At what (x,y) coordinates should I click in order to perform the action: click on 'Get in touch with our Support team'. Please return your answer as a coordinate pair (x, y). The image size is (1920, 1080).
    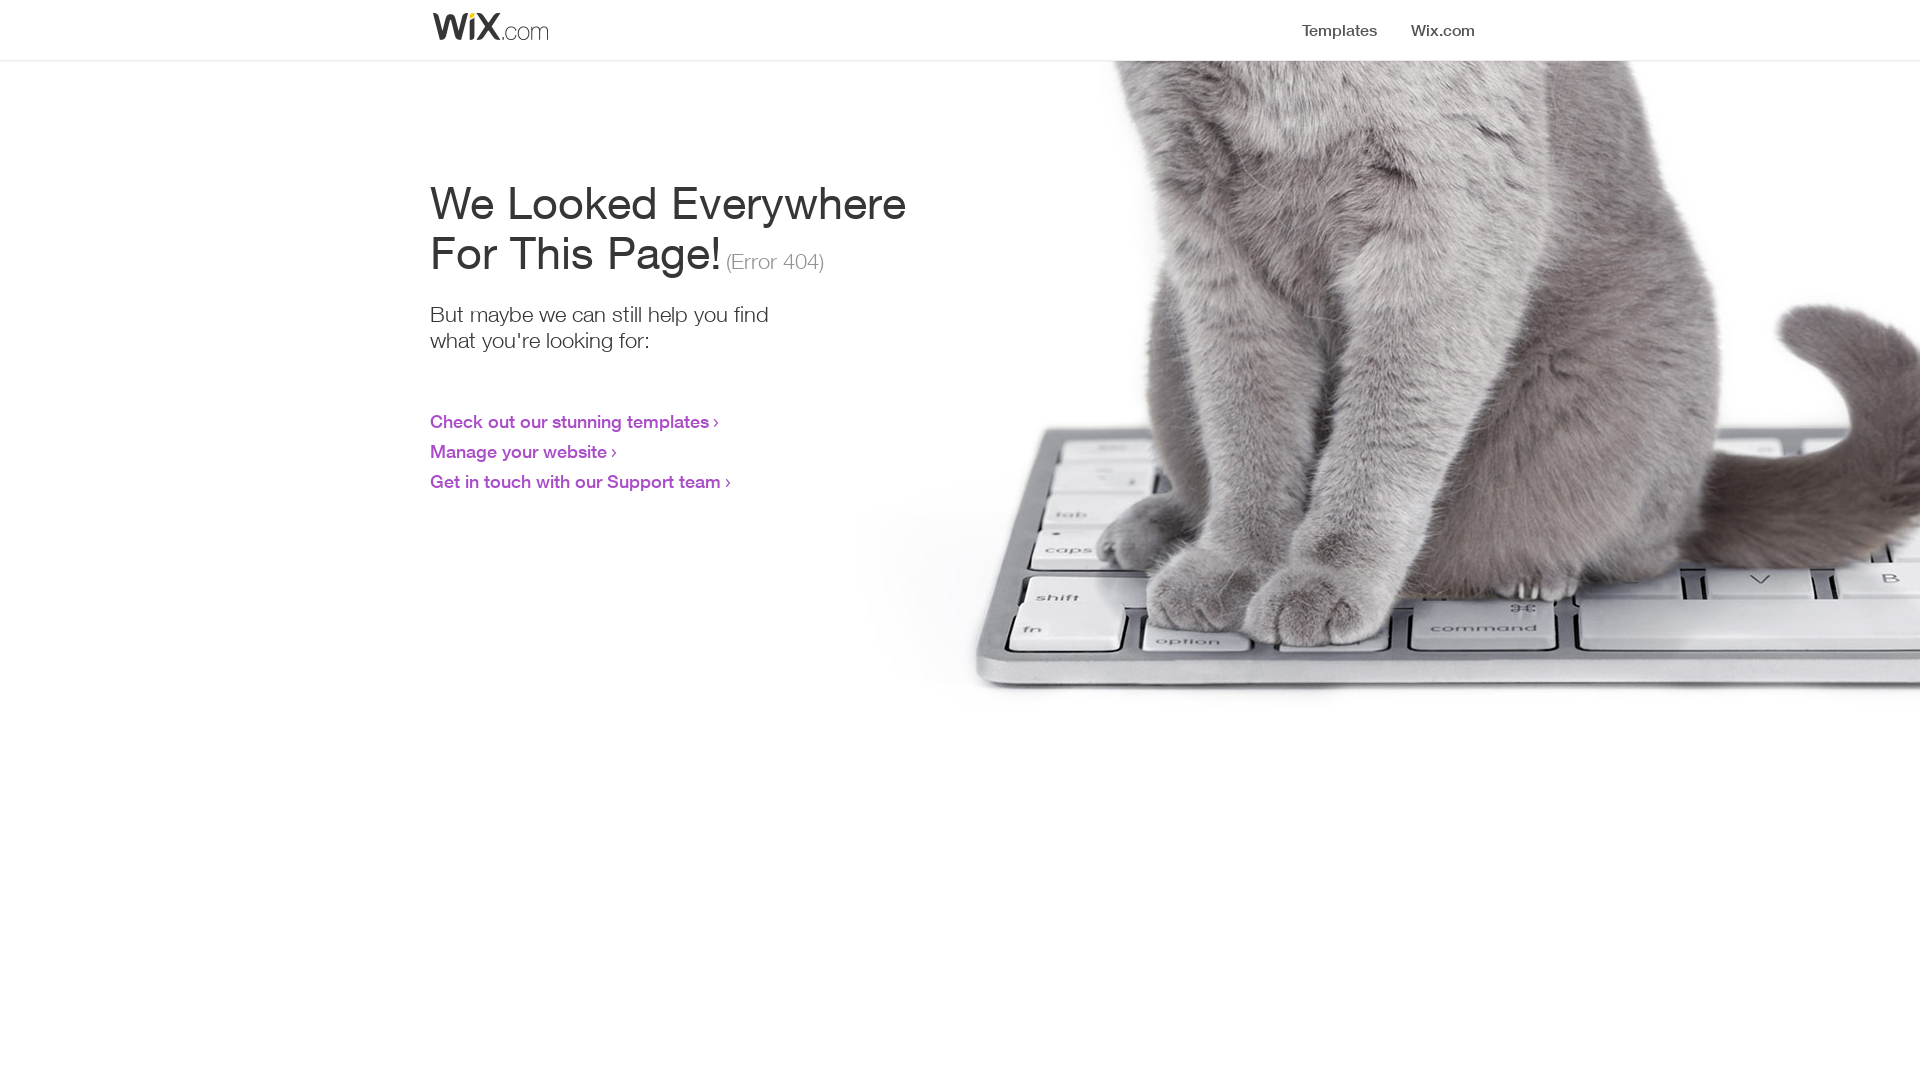
    Looking at the image, I should click on (574, 481).